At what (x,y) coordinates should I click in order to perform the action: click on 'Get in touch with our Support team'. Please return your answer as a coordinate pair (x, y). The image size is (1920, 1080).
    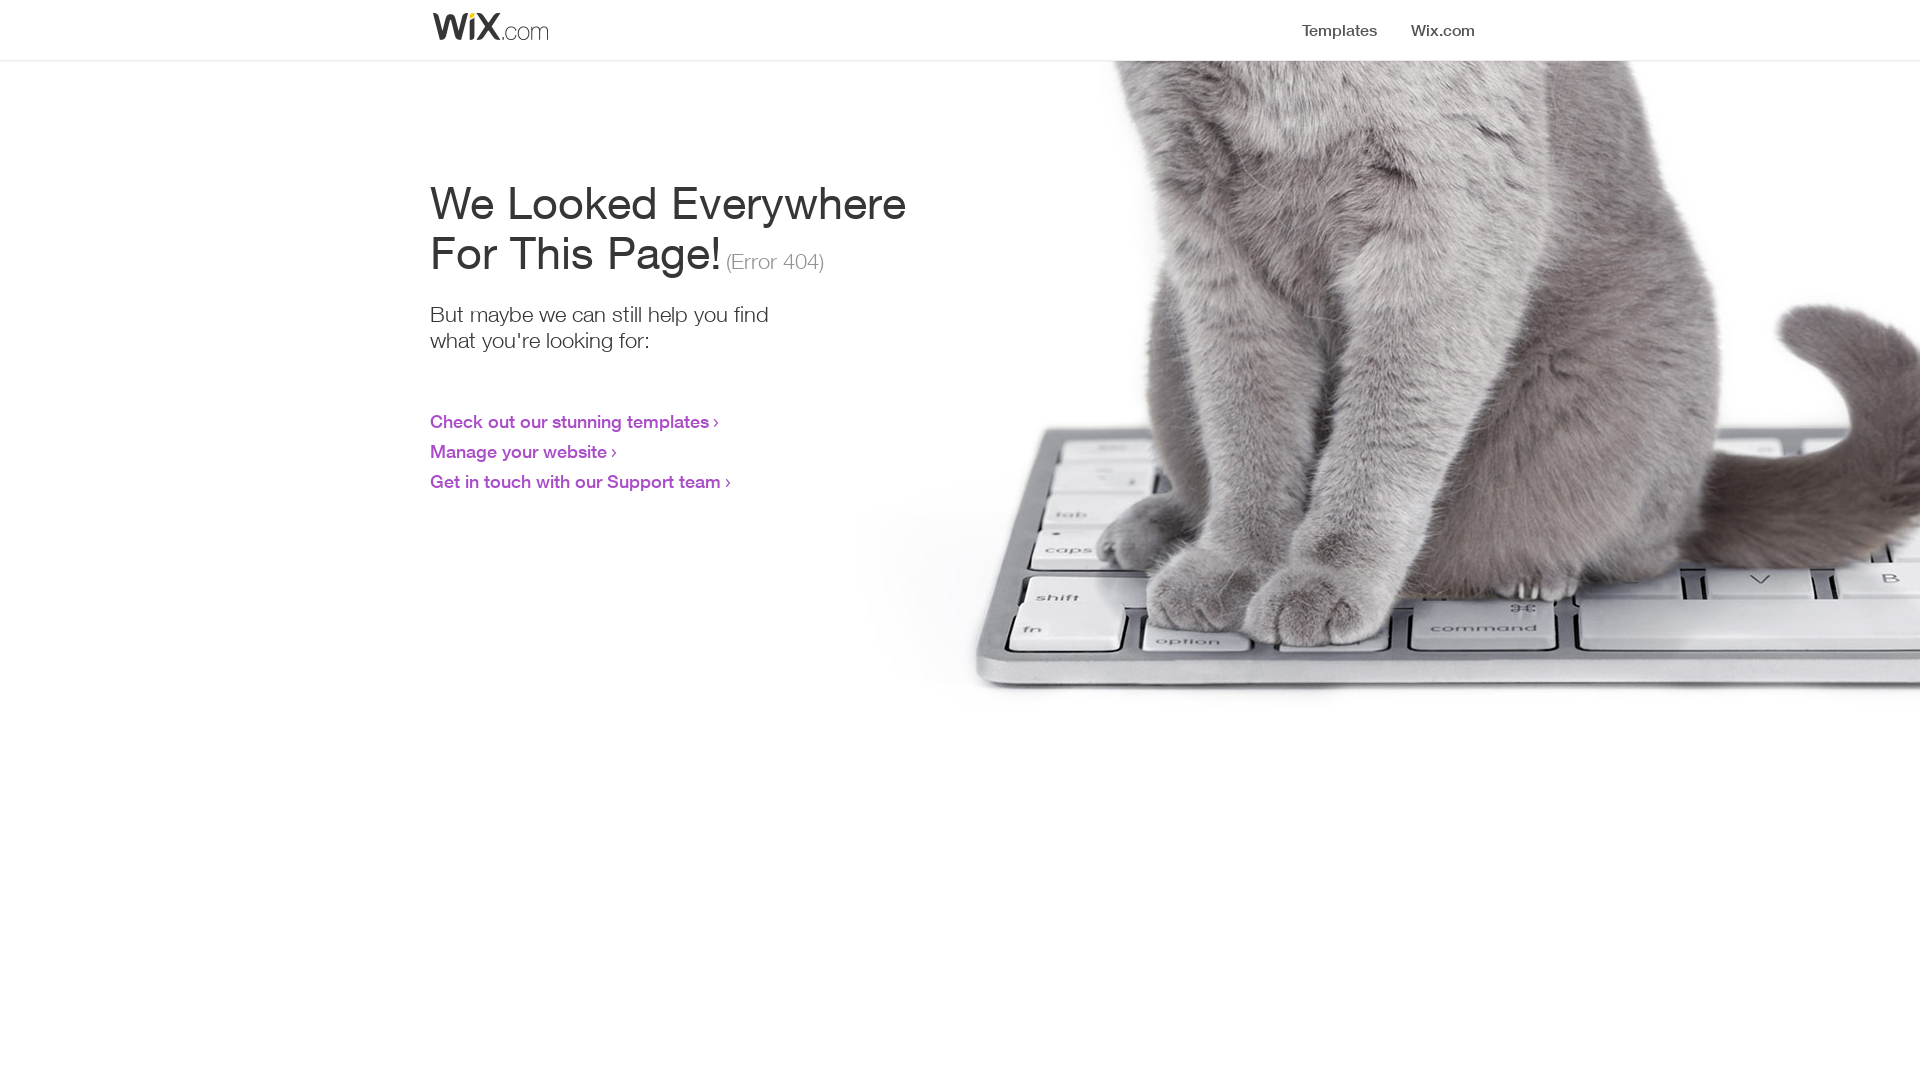
    Looking at the image, I should click on (574, 481).